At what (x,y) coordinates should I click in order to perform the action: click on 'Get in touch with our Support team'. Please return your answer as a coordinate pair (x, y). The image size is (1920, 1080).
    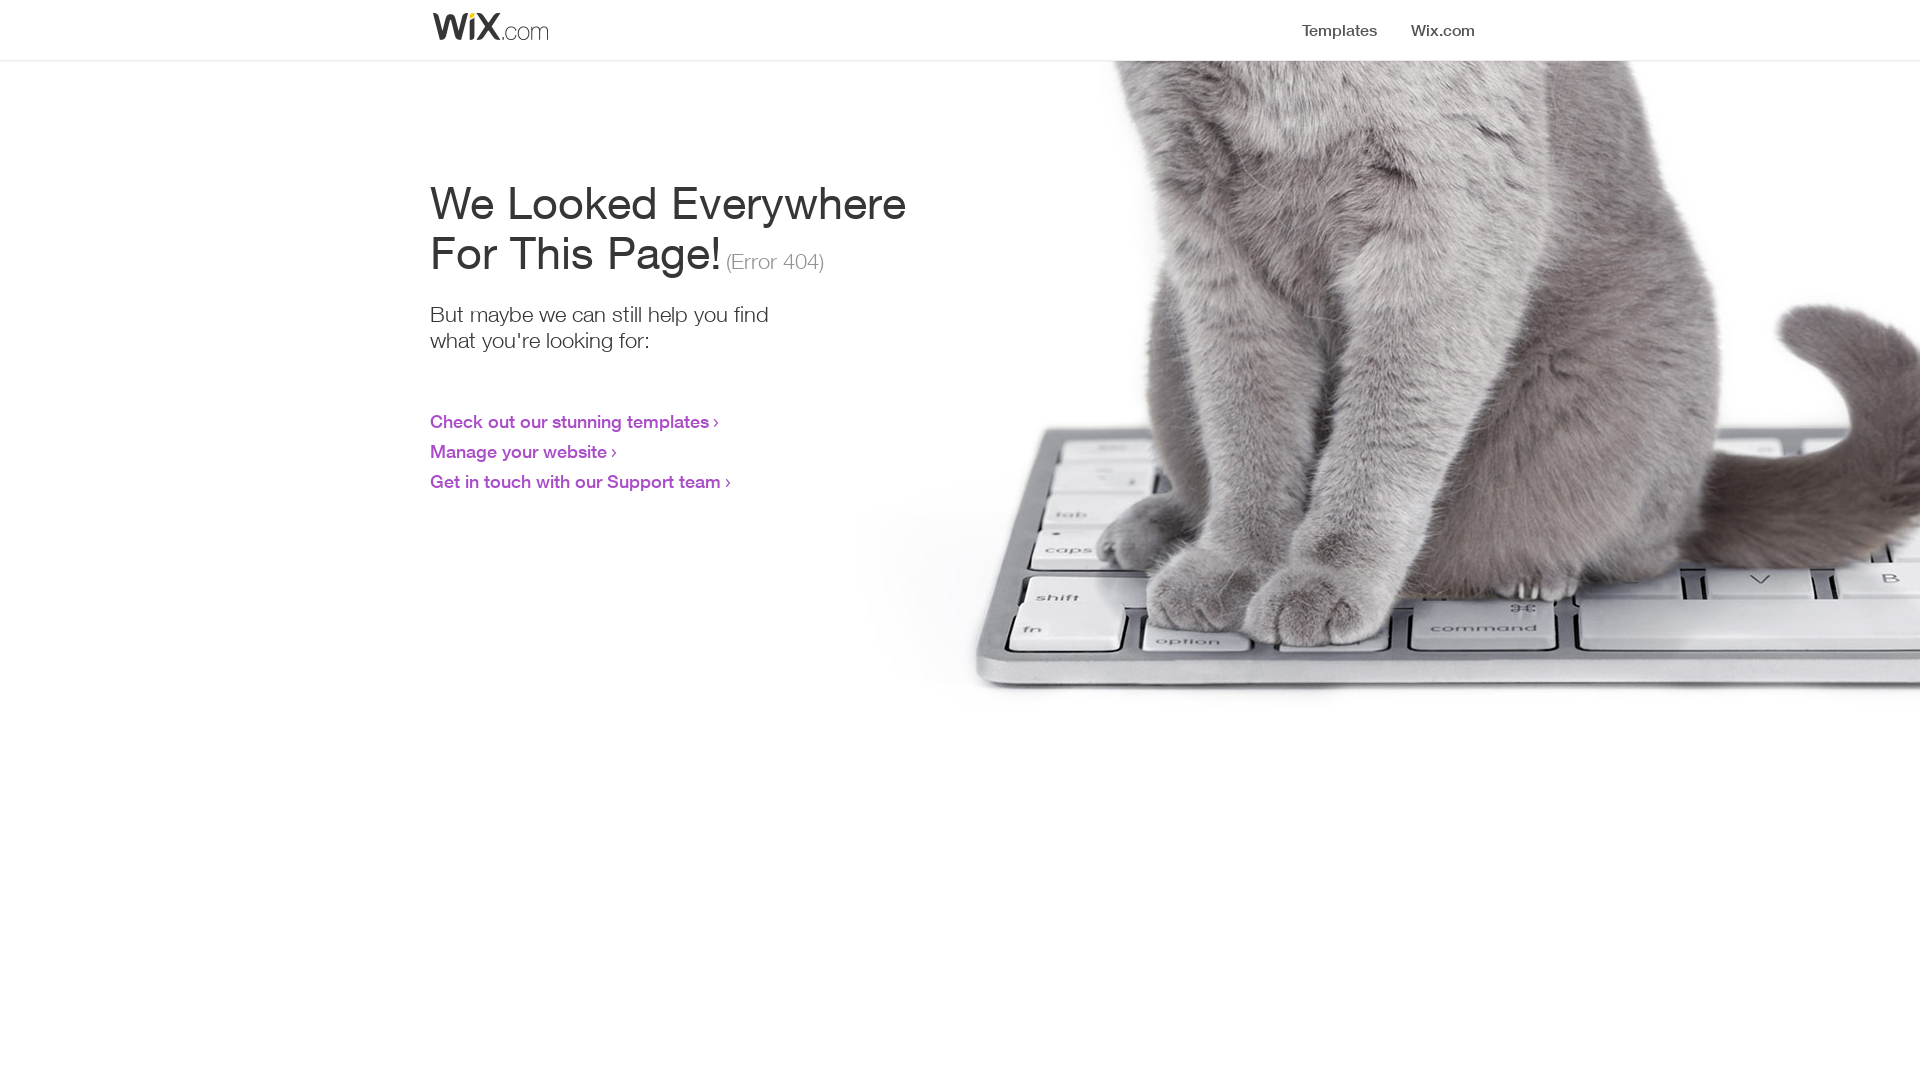
    Looking at the image, I should click on (574, 481).